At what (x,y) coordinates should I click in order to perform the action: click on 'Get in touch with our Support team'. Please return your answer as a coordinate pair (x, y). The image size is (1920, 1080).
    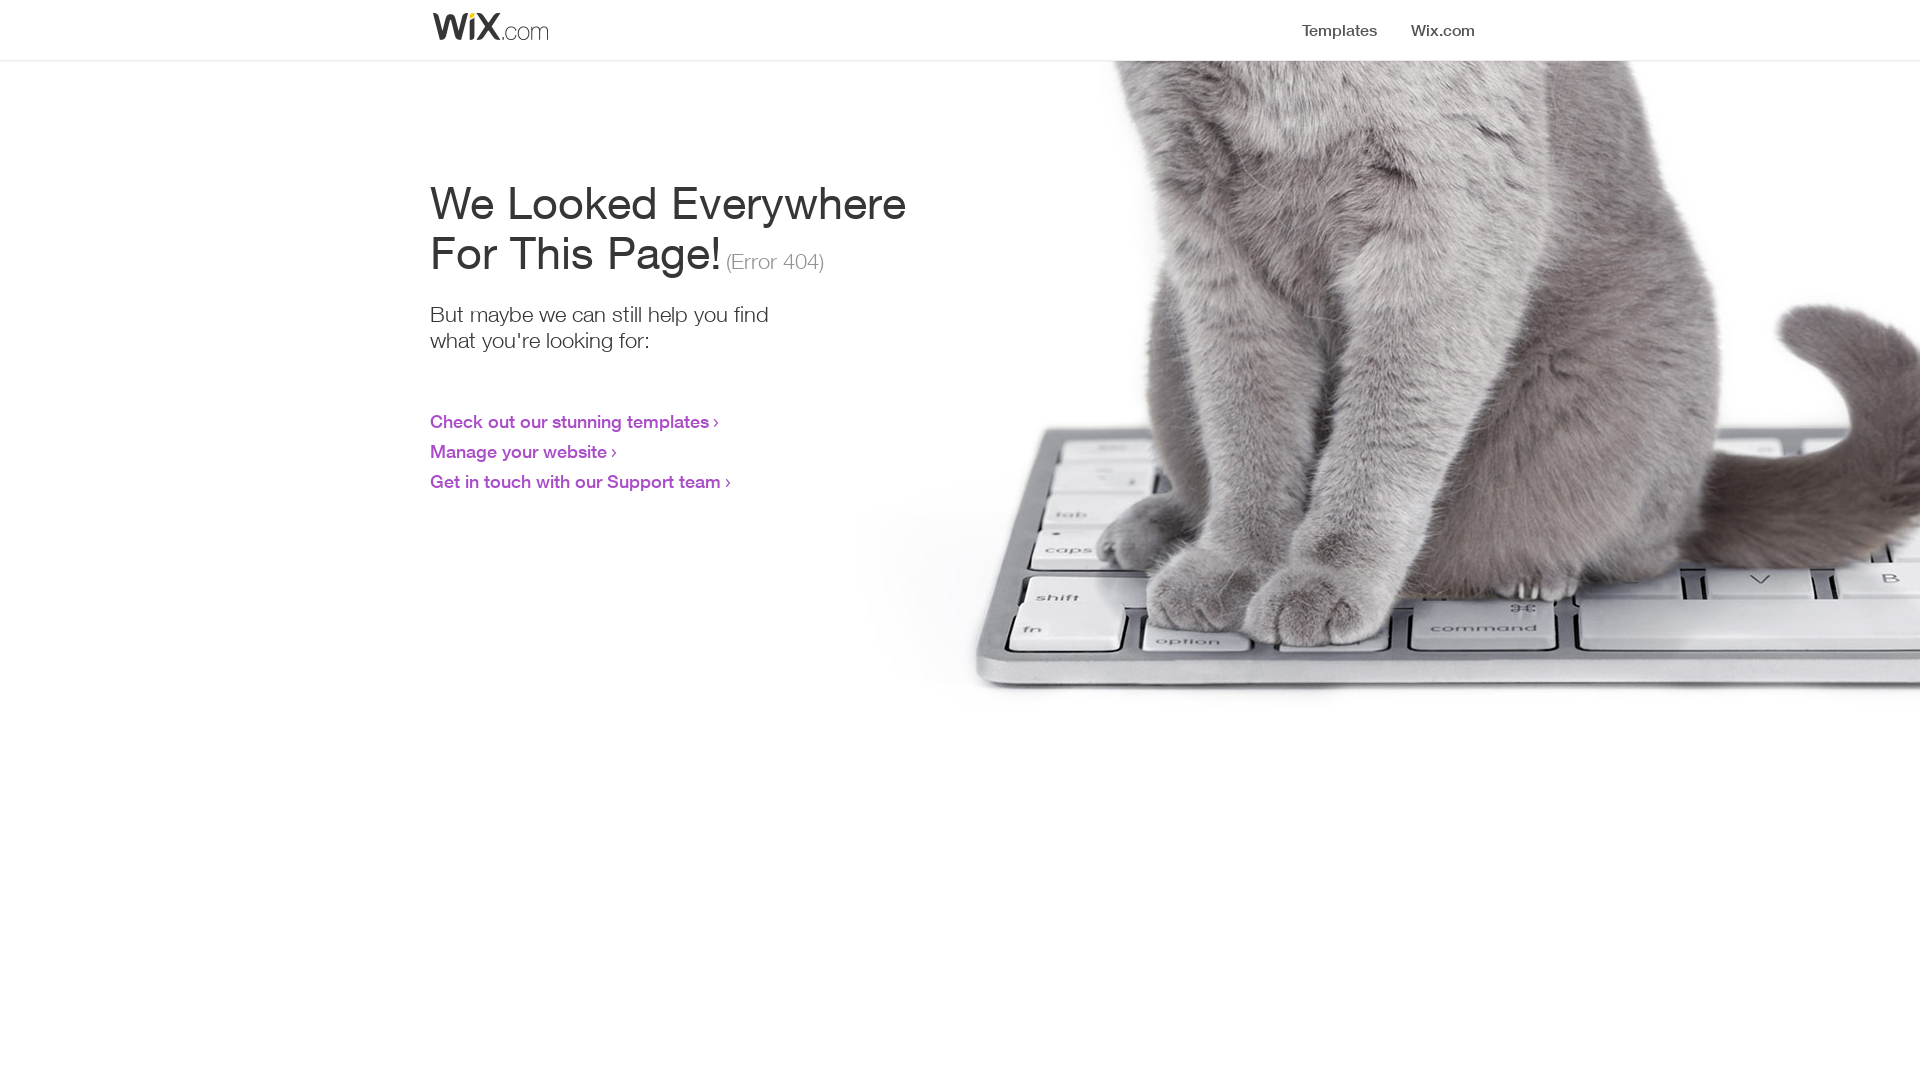
    Looking at the image, I should click on (574, 481).